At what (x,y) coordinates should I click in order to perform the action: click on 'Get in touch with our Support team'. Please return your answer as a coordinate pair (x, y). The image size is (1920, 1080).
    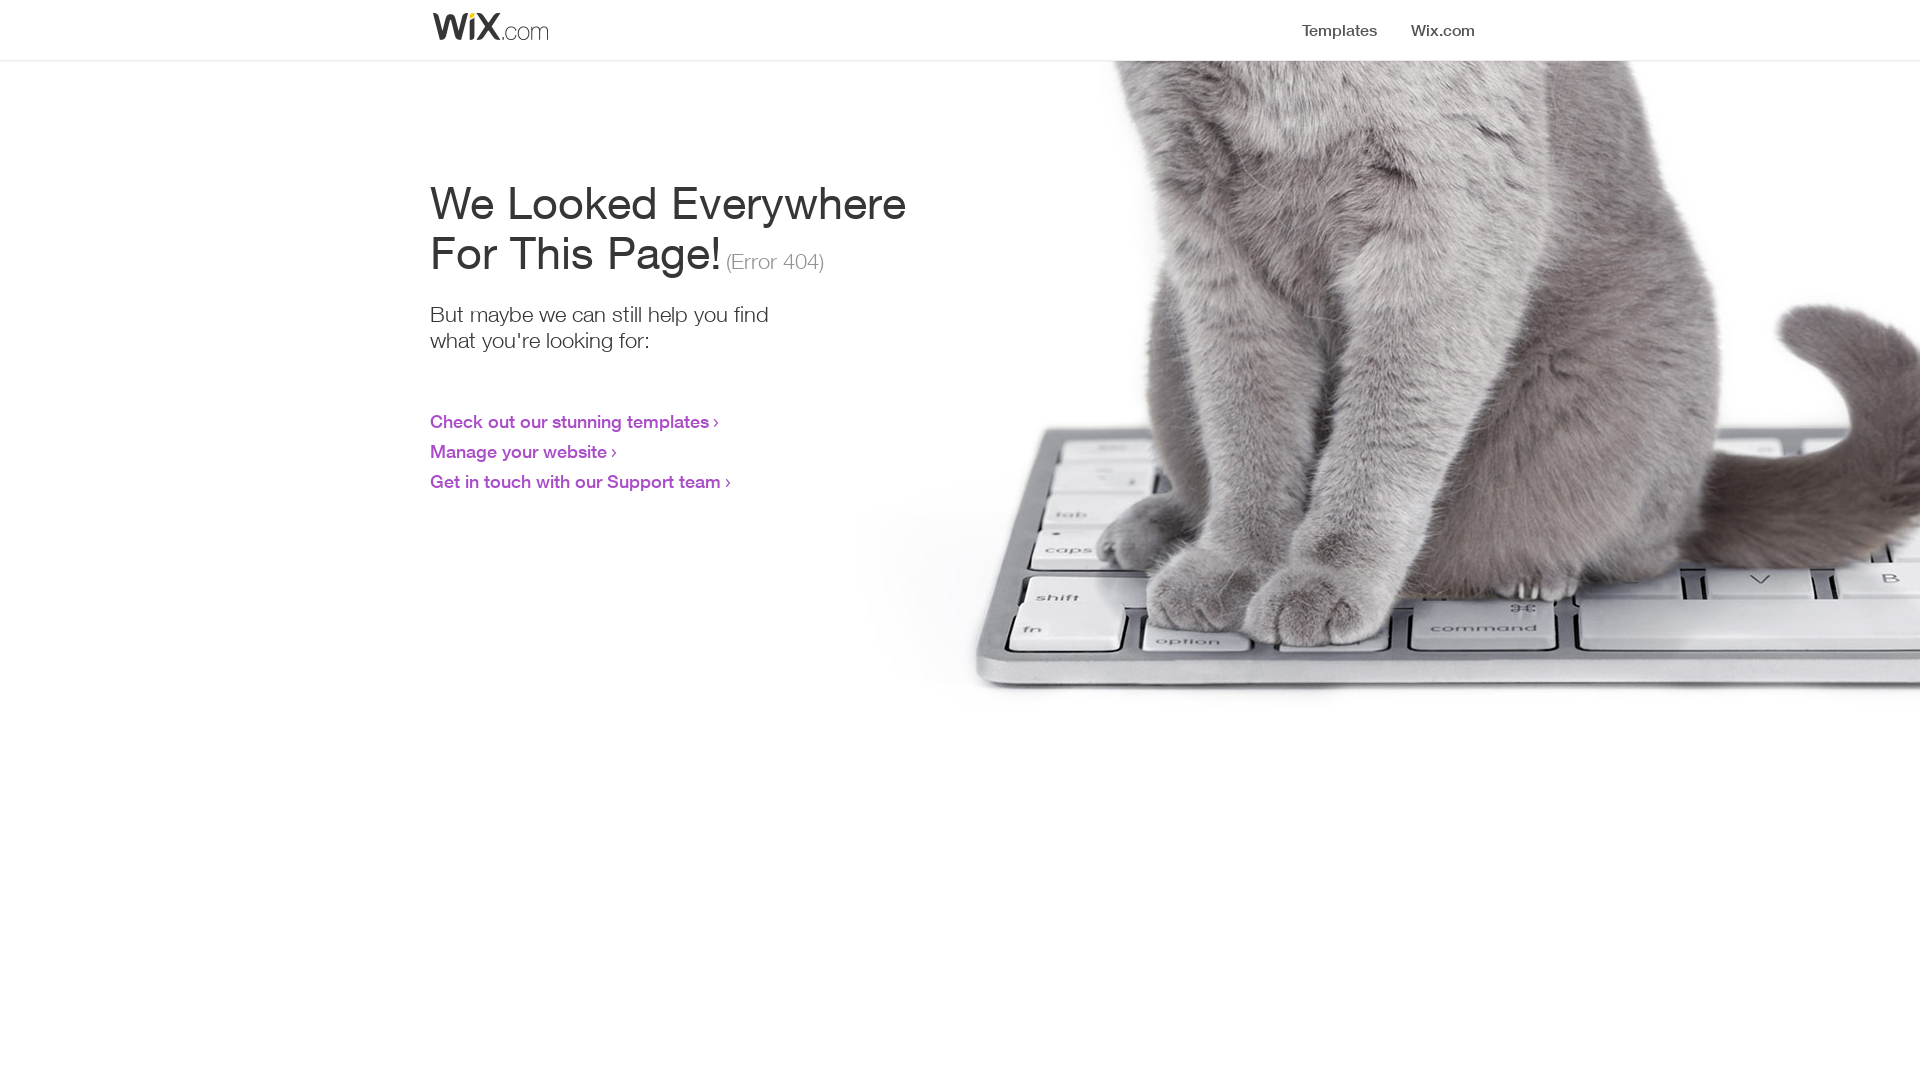
    Looking at the image, I should click on (574, 481).